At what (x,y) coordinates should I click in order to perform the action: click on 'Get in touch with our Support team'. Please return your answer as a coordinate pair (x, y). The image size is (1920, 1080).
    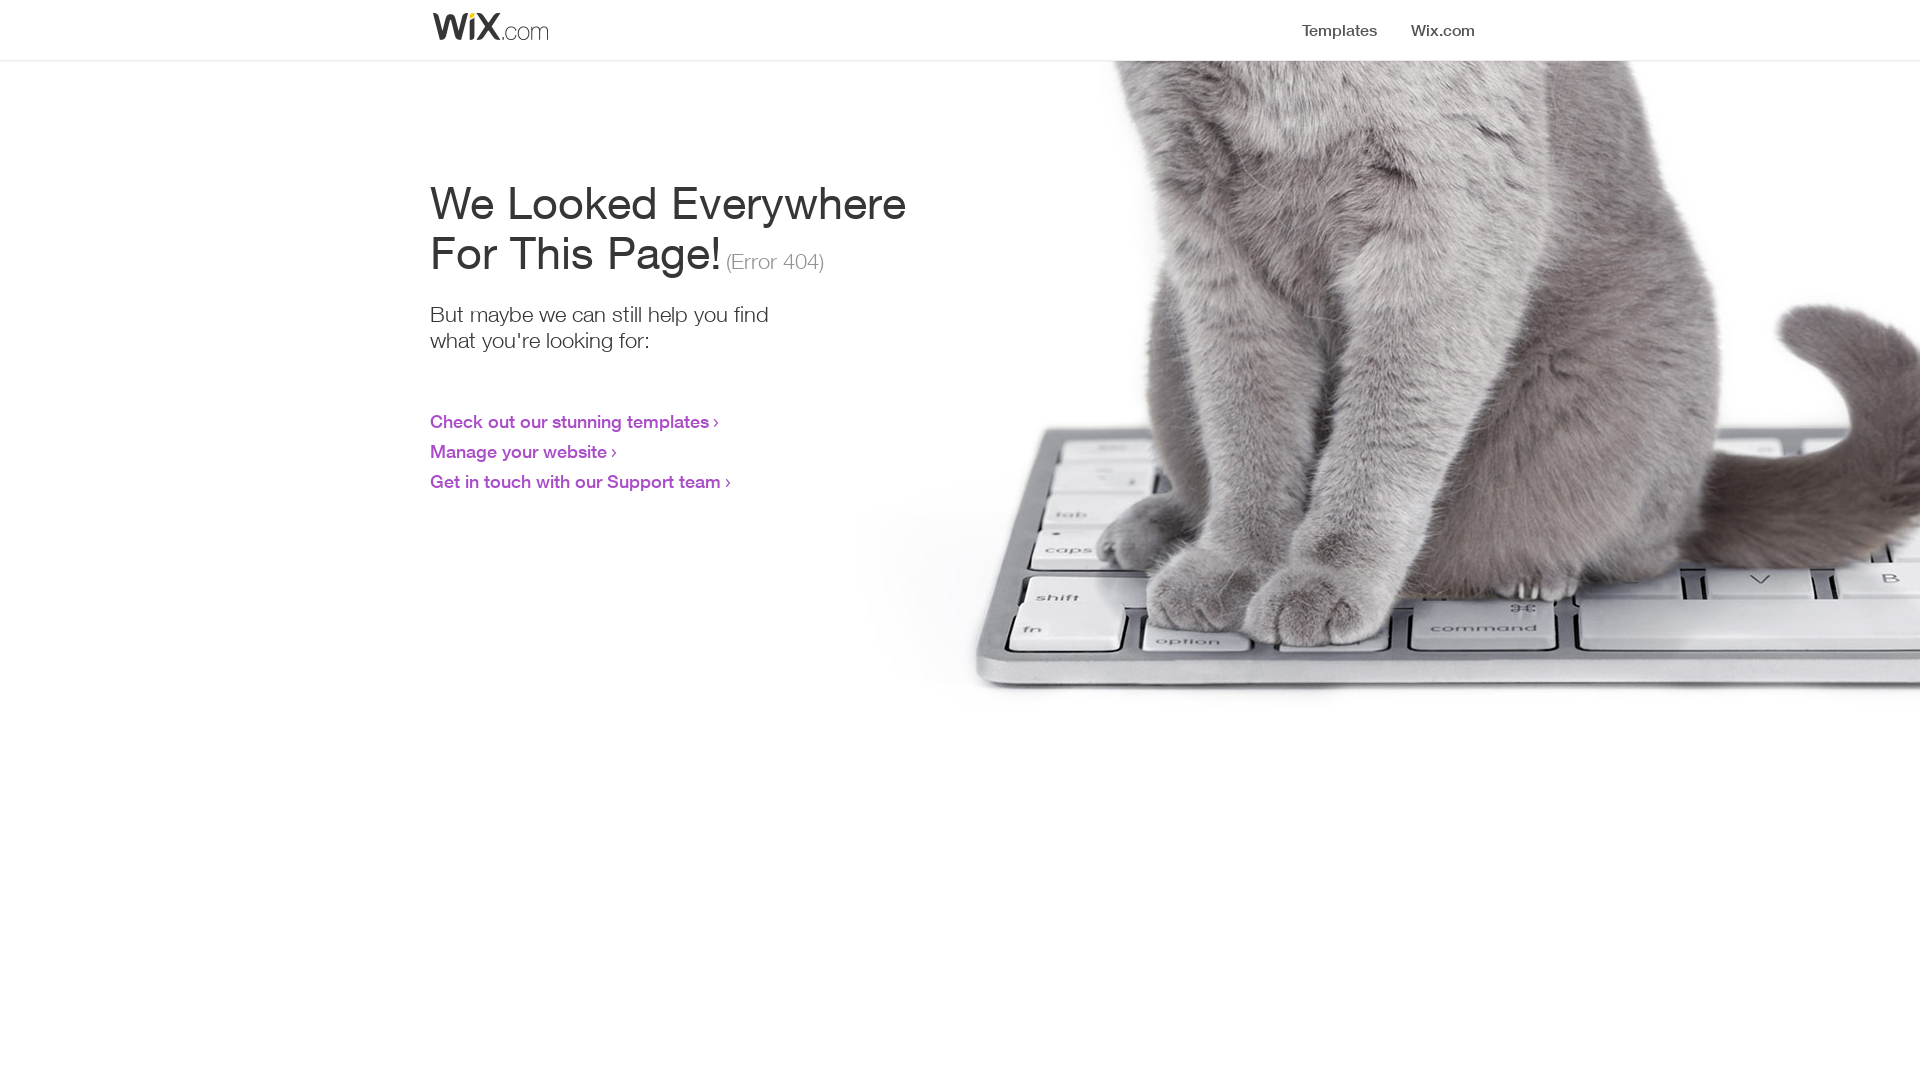
    Looking at the image, I should click on (574, 481).